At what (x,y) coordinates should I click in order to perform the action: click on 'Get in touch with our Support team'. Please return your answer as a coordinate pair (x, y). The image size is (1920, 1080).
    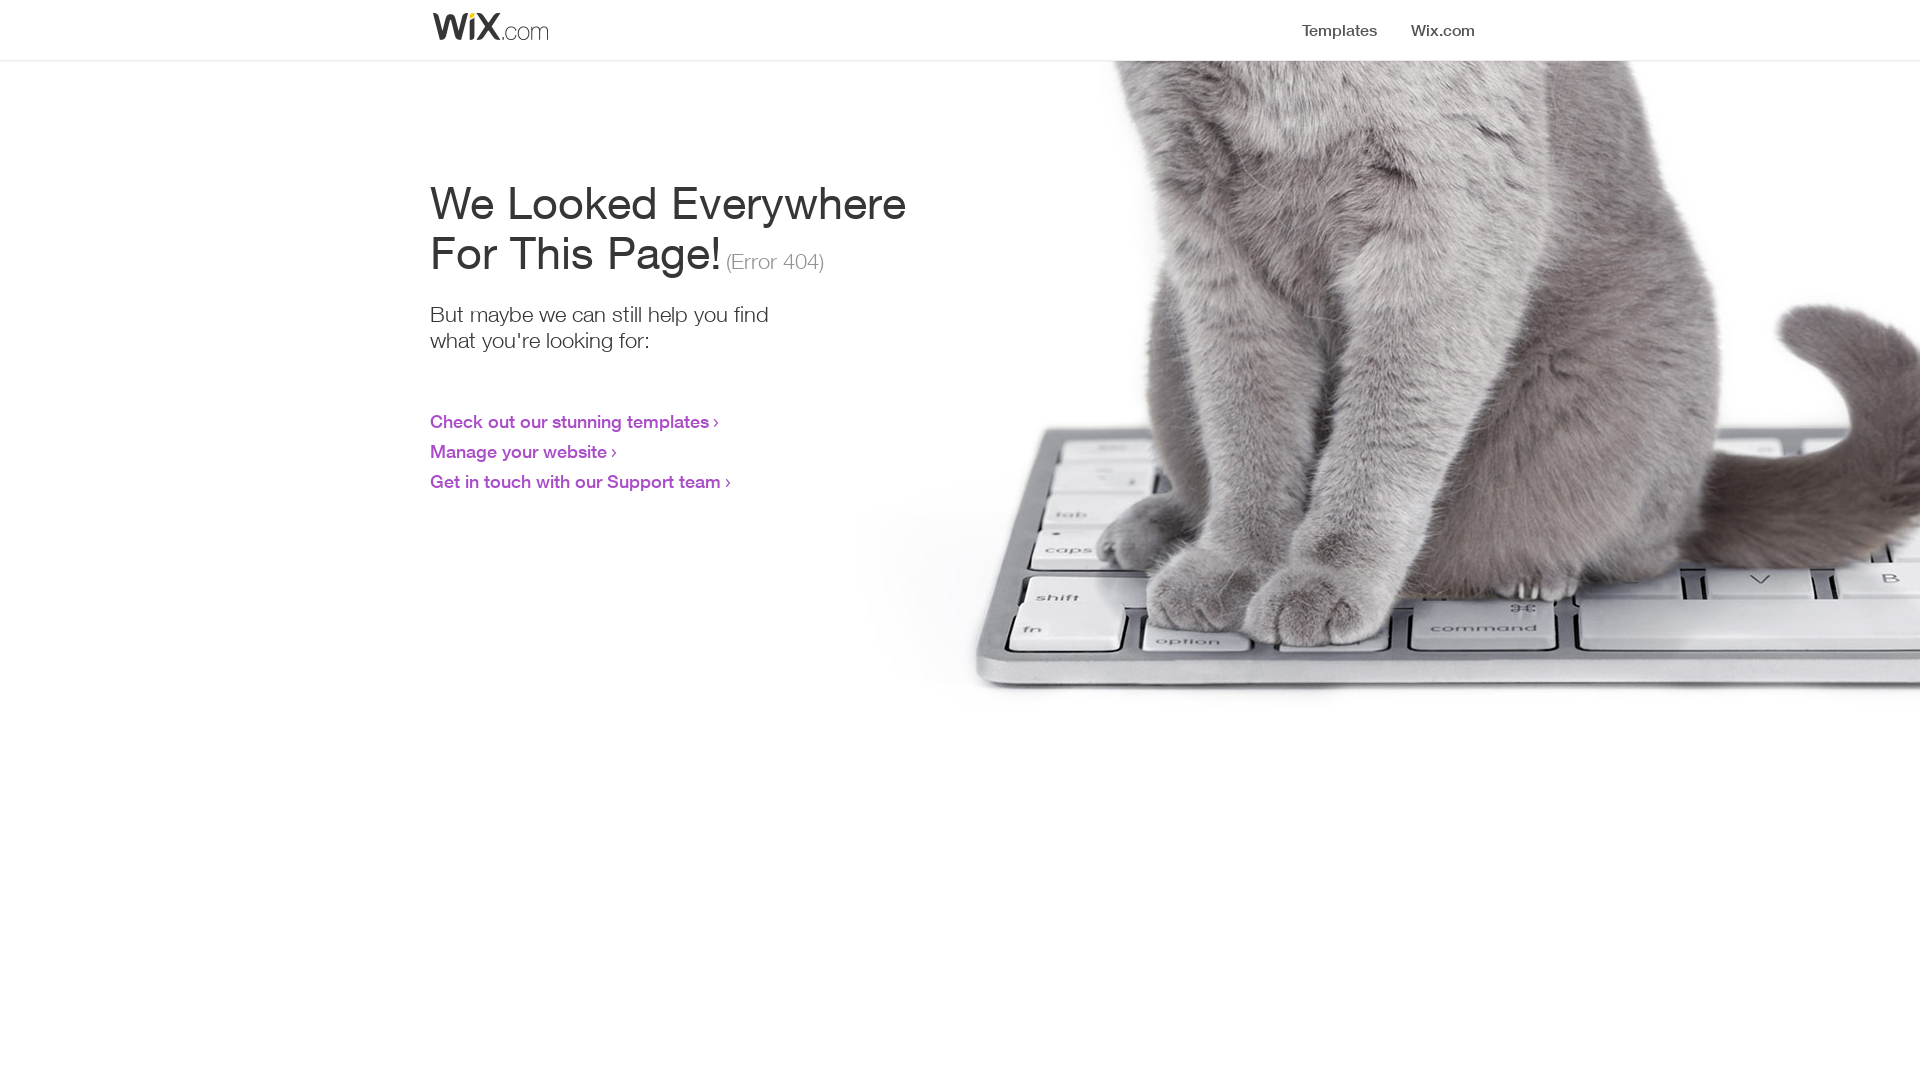
    Looking at the image, I should click on (574, 481).